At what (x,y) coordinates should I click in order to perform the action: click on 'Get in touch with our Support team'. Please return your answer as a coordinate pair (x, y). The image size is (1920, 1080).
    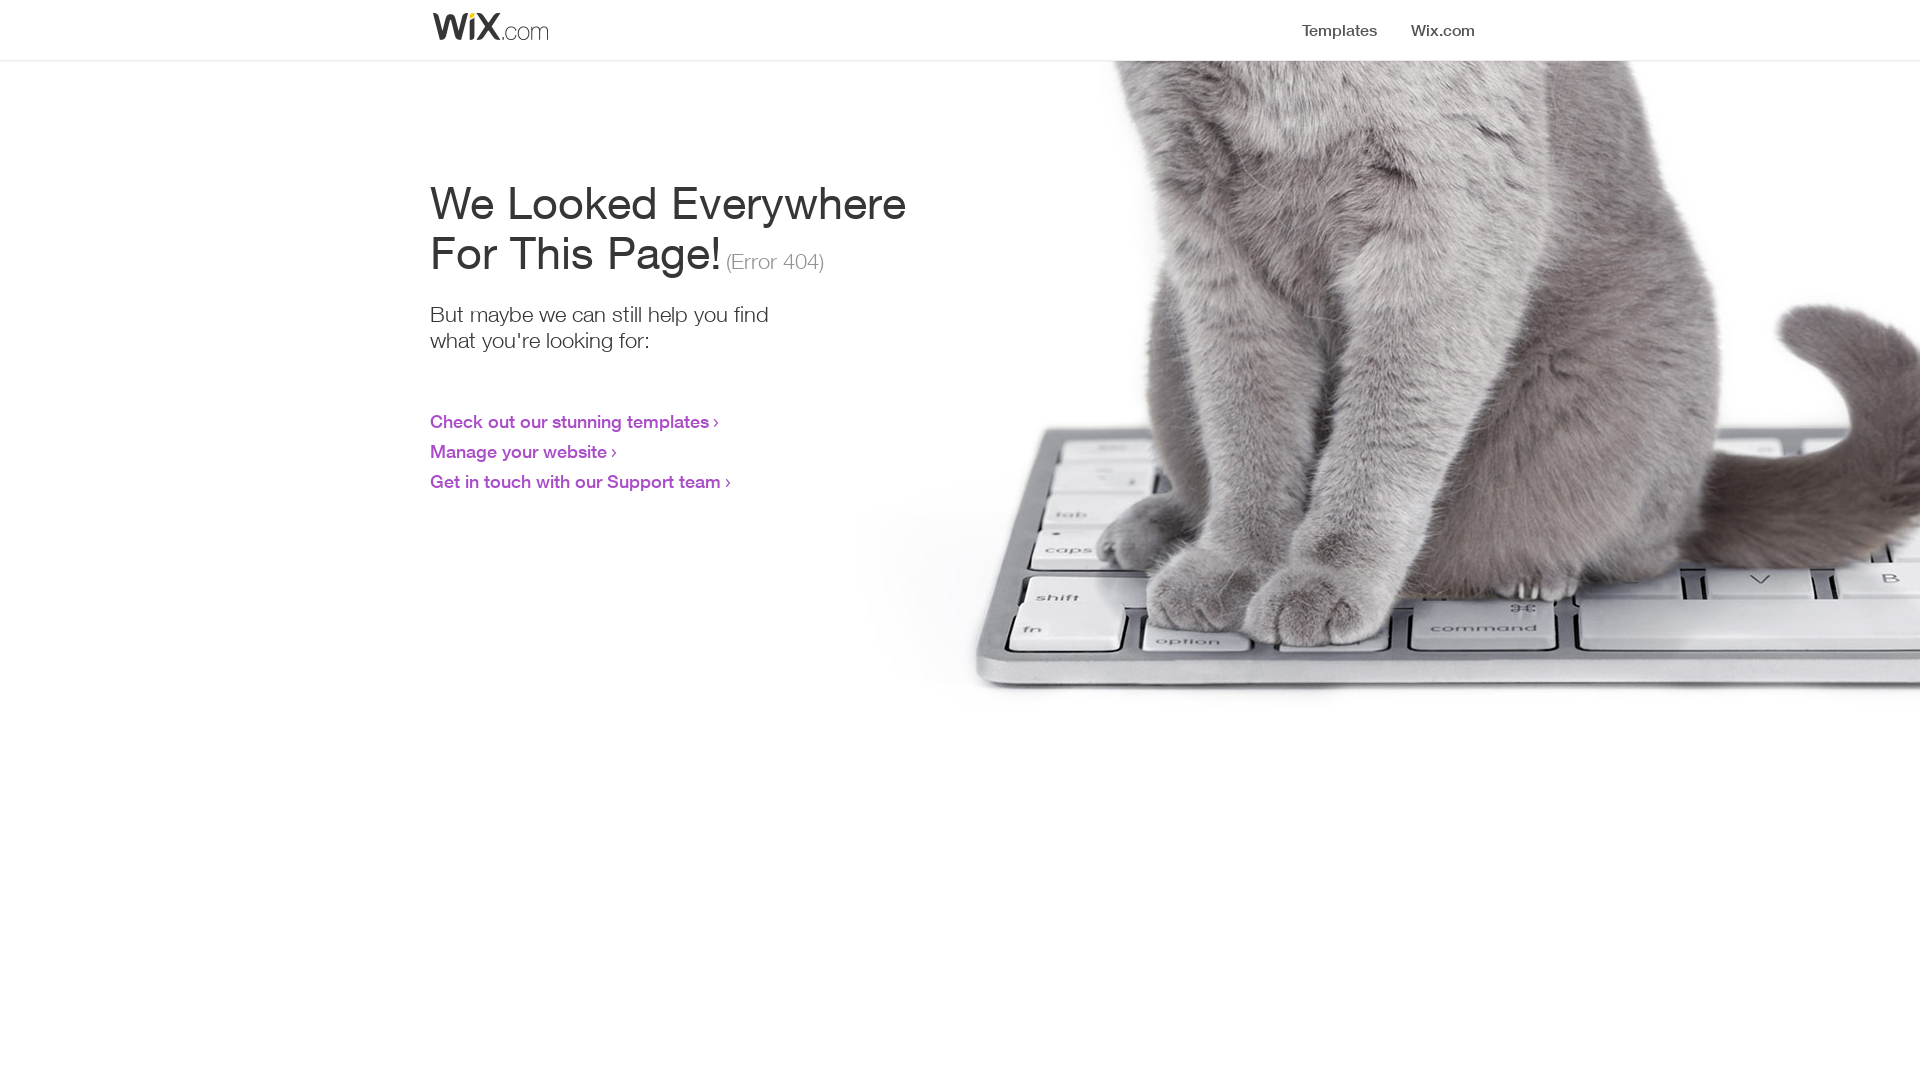
    Looking at the image, I should click on (574, 481).